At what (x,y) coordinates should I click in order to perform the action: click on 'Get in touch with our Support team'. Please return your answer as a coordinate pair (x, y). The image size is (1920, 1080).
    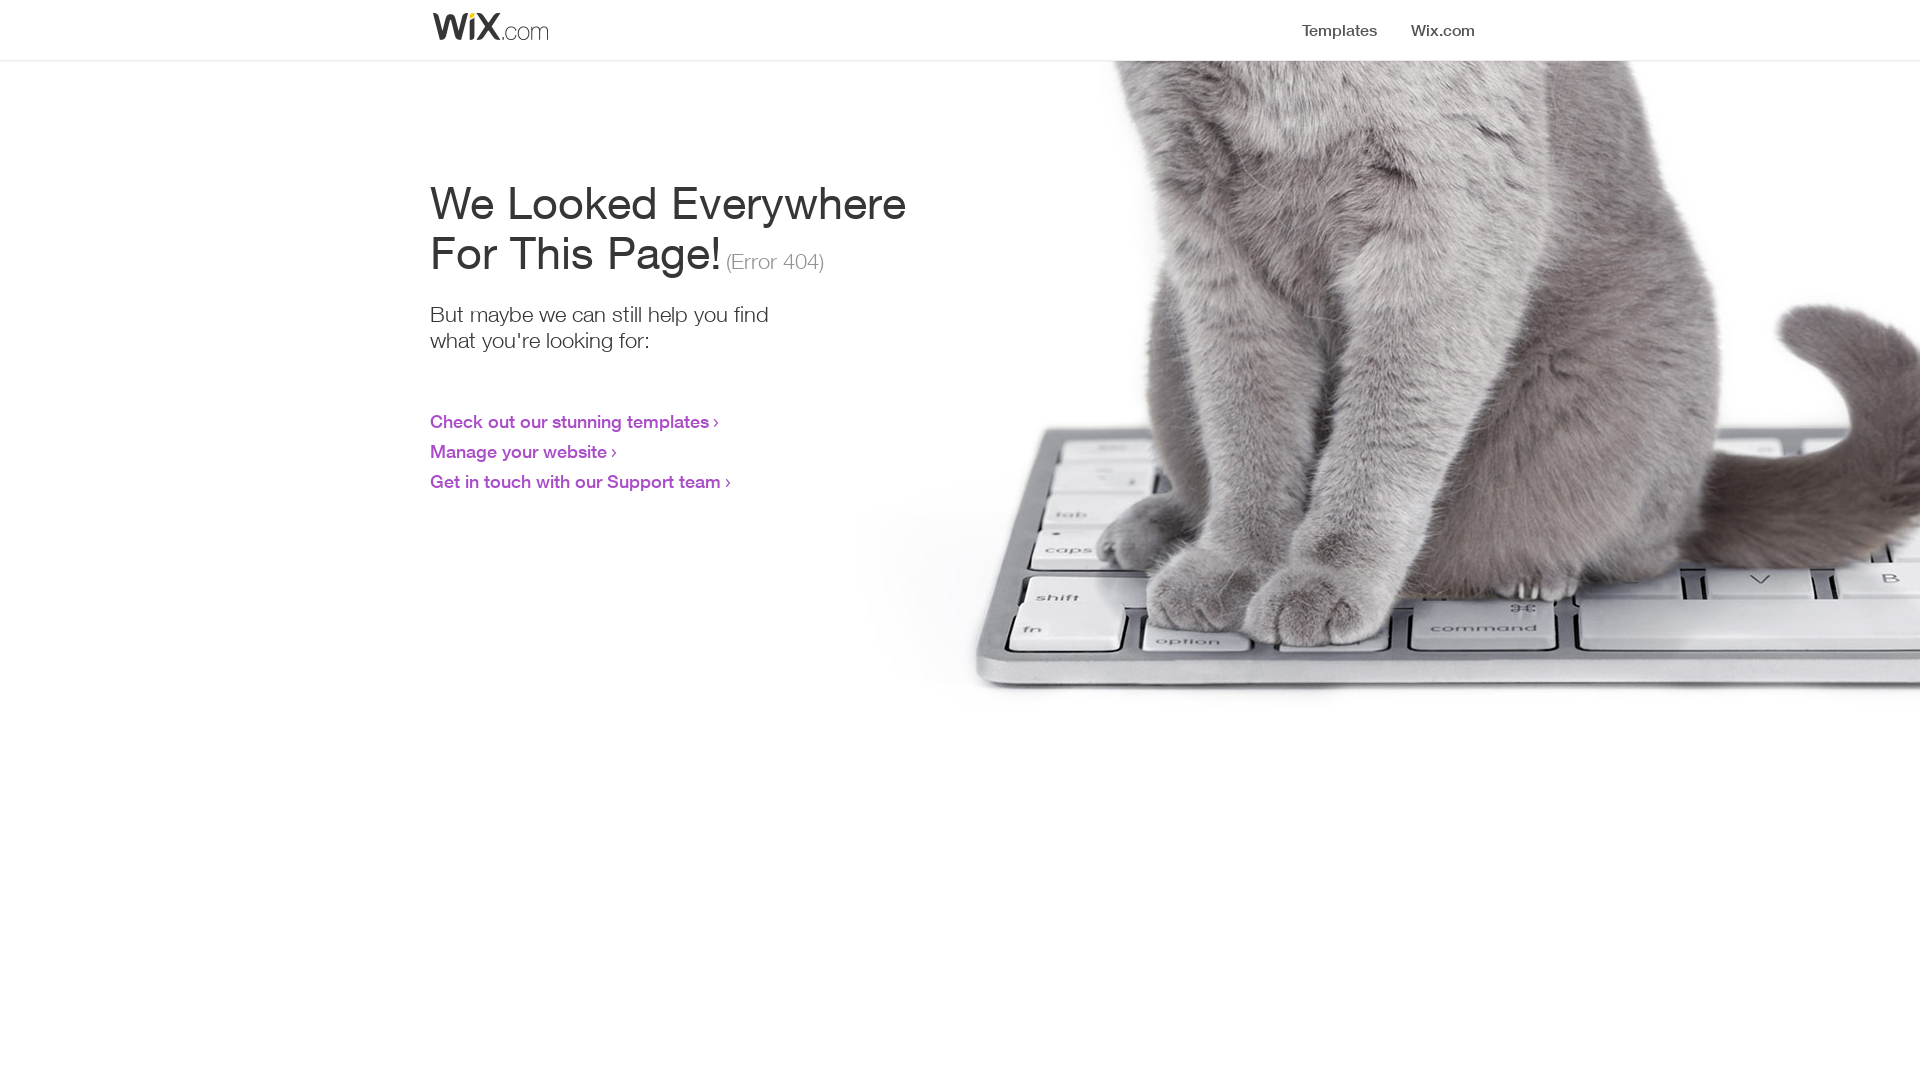
    Looking at the image, I should click on (574, 481).